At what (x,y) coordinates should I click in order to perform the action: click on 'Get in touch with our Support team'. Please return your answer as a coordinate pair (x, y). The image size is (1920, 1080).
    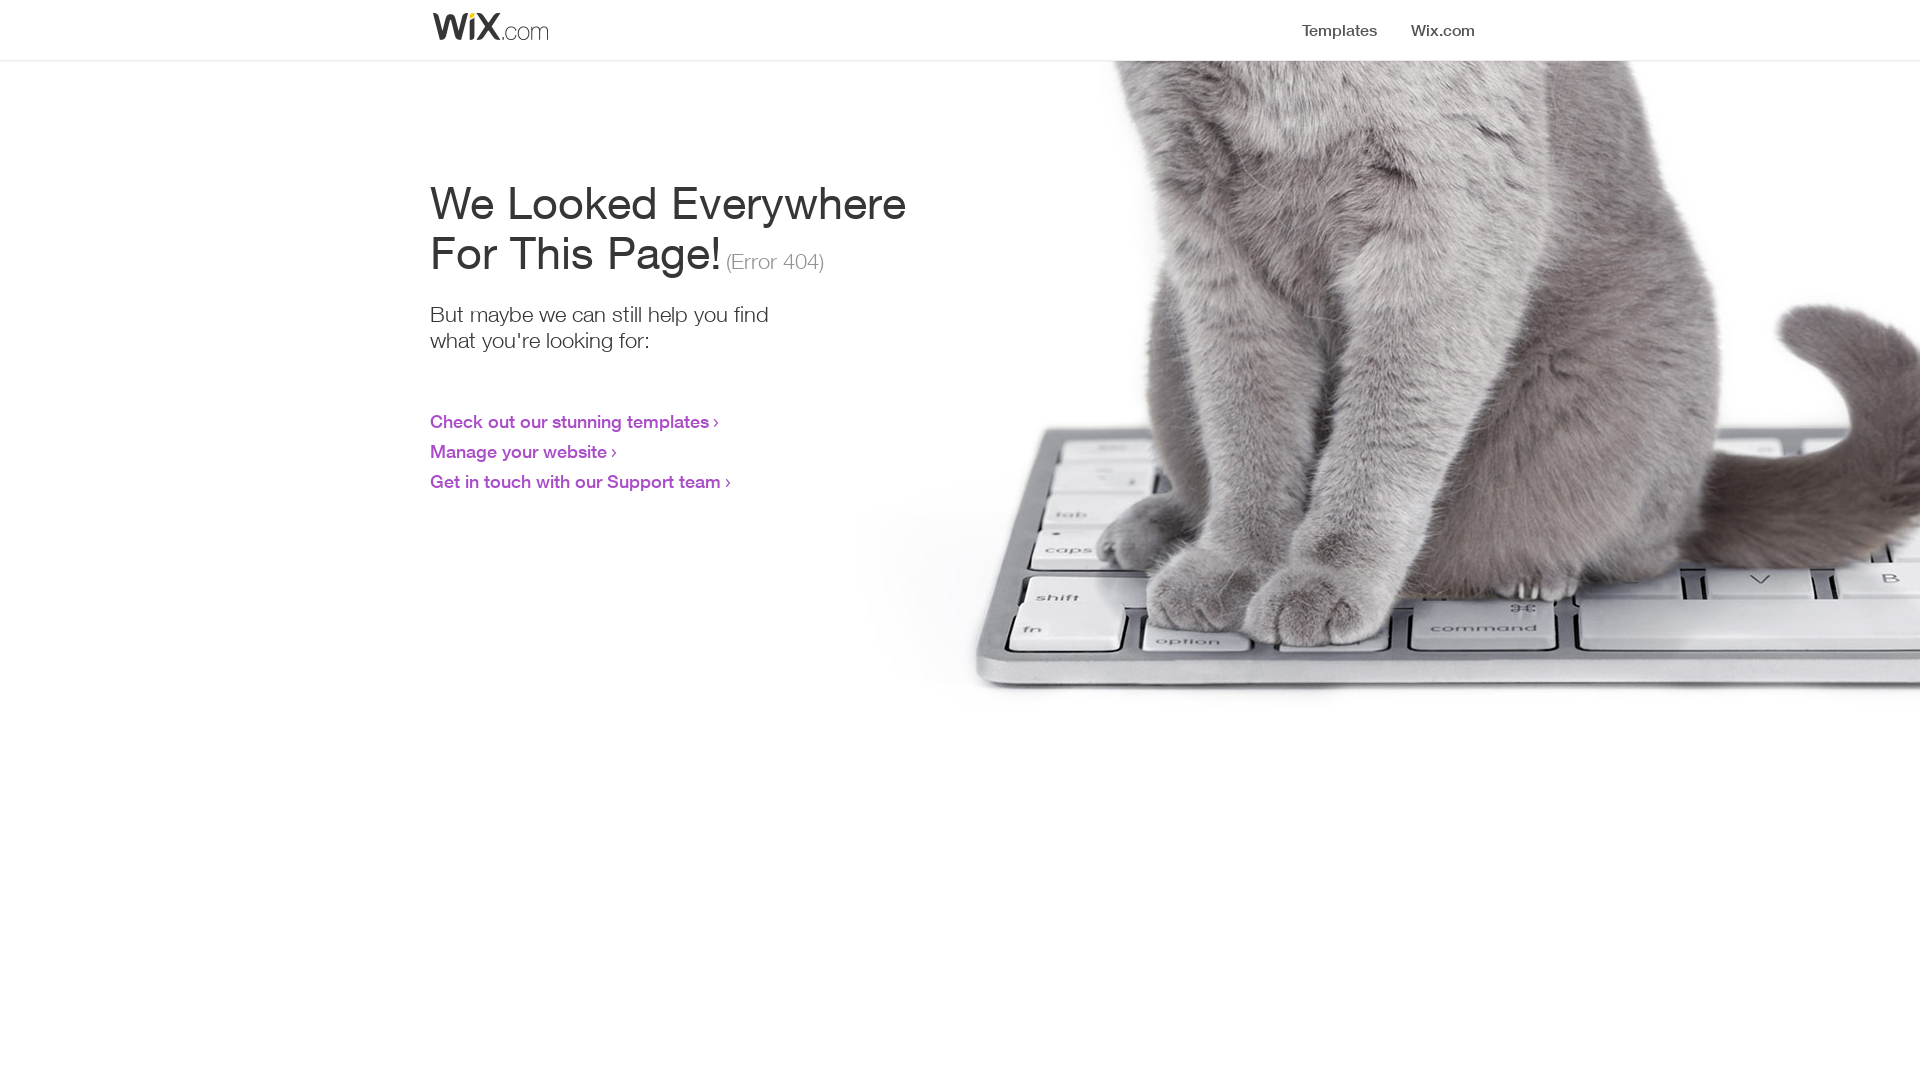
    Looking at the image, I should click on (574, 481).